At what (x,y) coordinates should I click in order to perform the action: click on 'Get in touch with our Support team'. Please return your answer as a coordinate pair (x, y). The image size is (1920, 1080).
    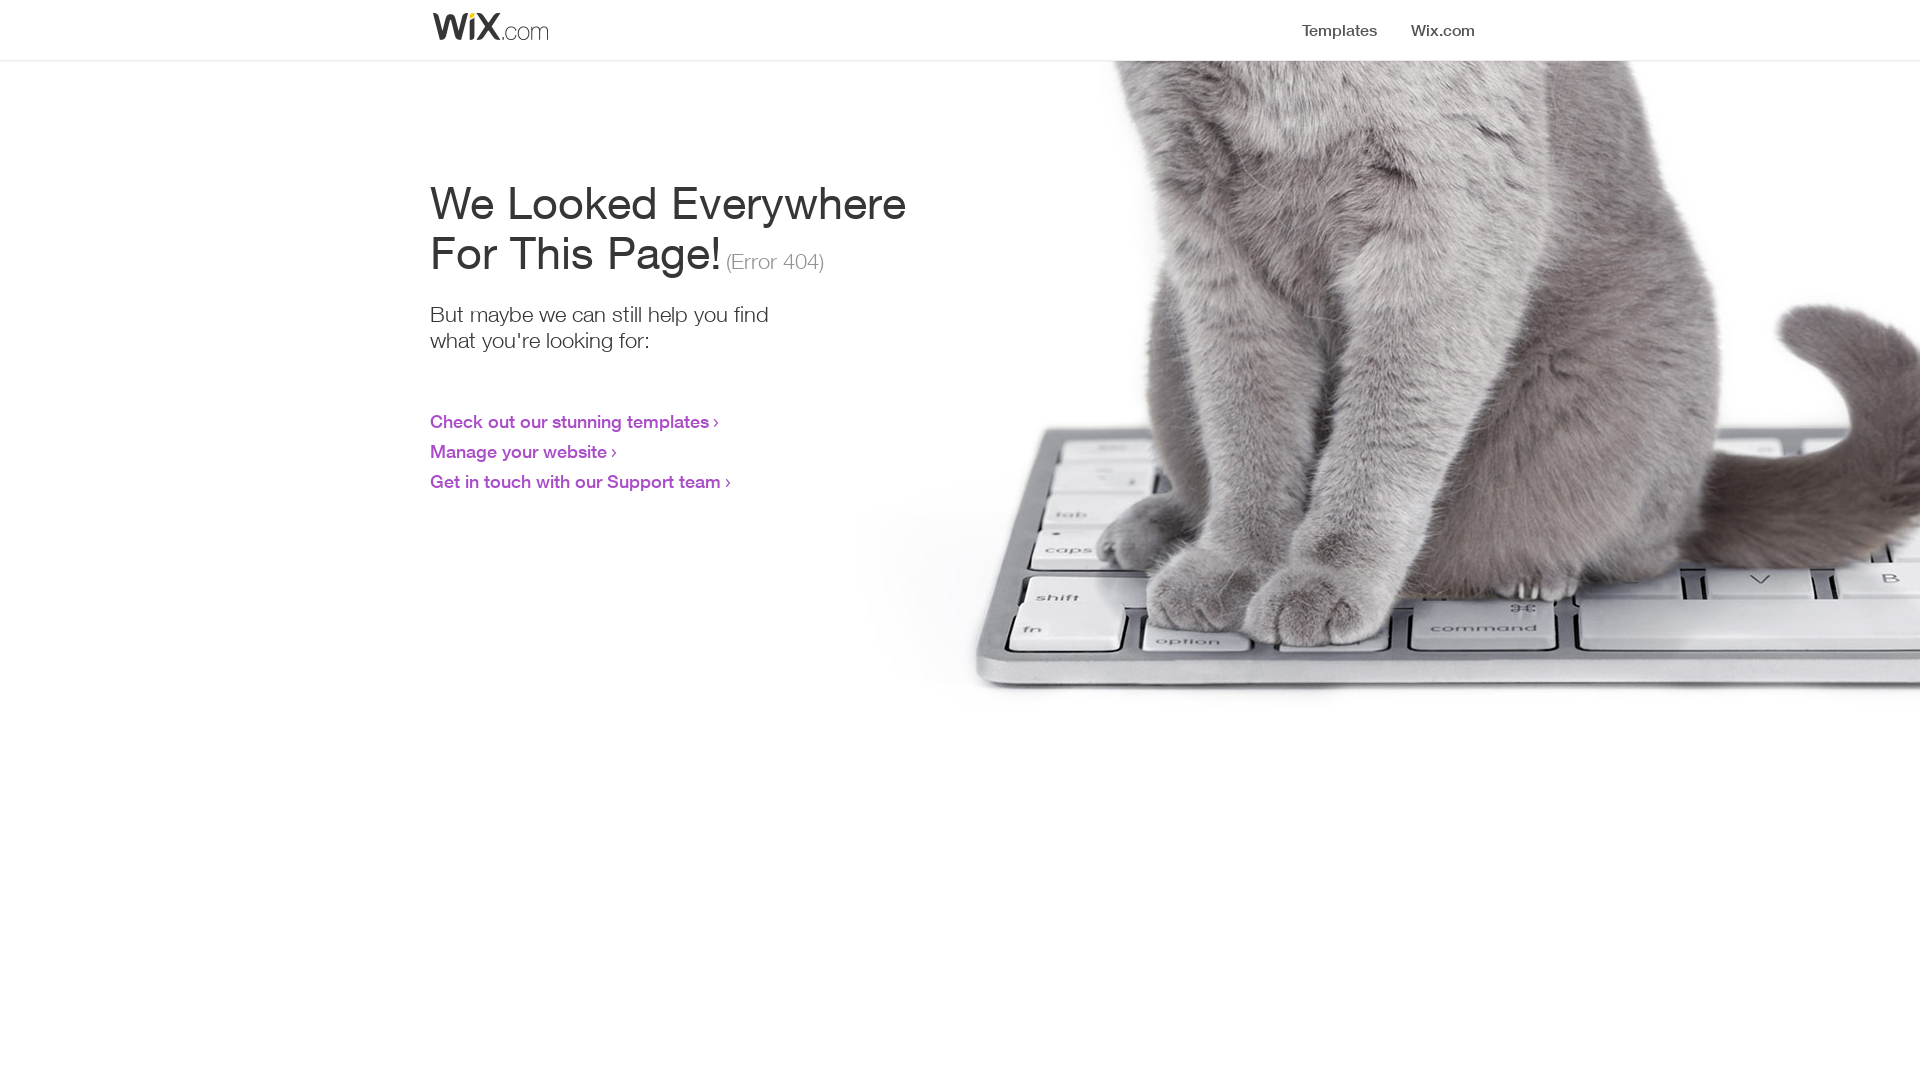
    Looking at the image, I should click on (574, 481).